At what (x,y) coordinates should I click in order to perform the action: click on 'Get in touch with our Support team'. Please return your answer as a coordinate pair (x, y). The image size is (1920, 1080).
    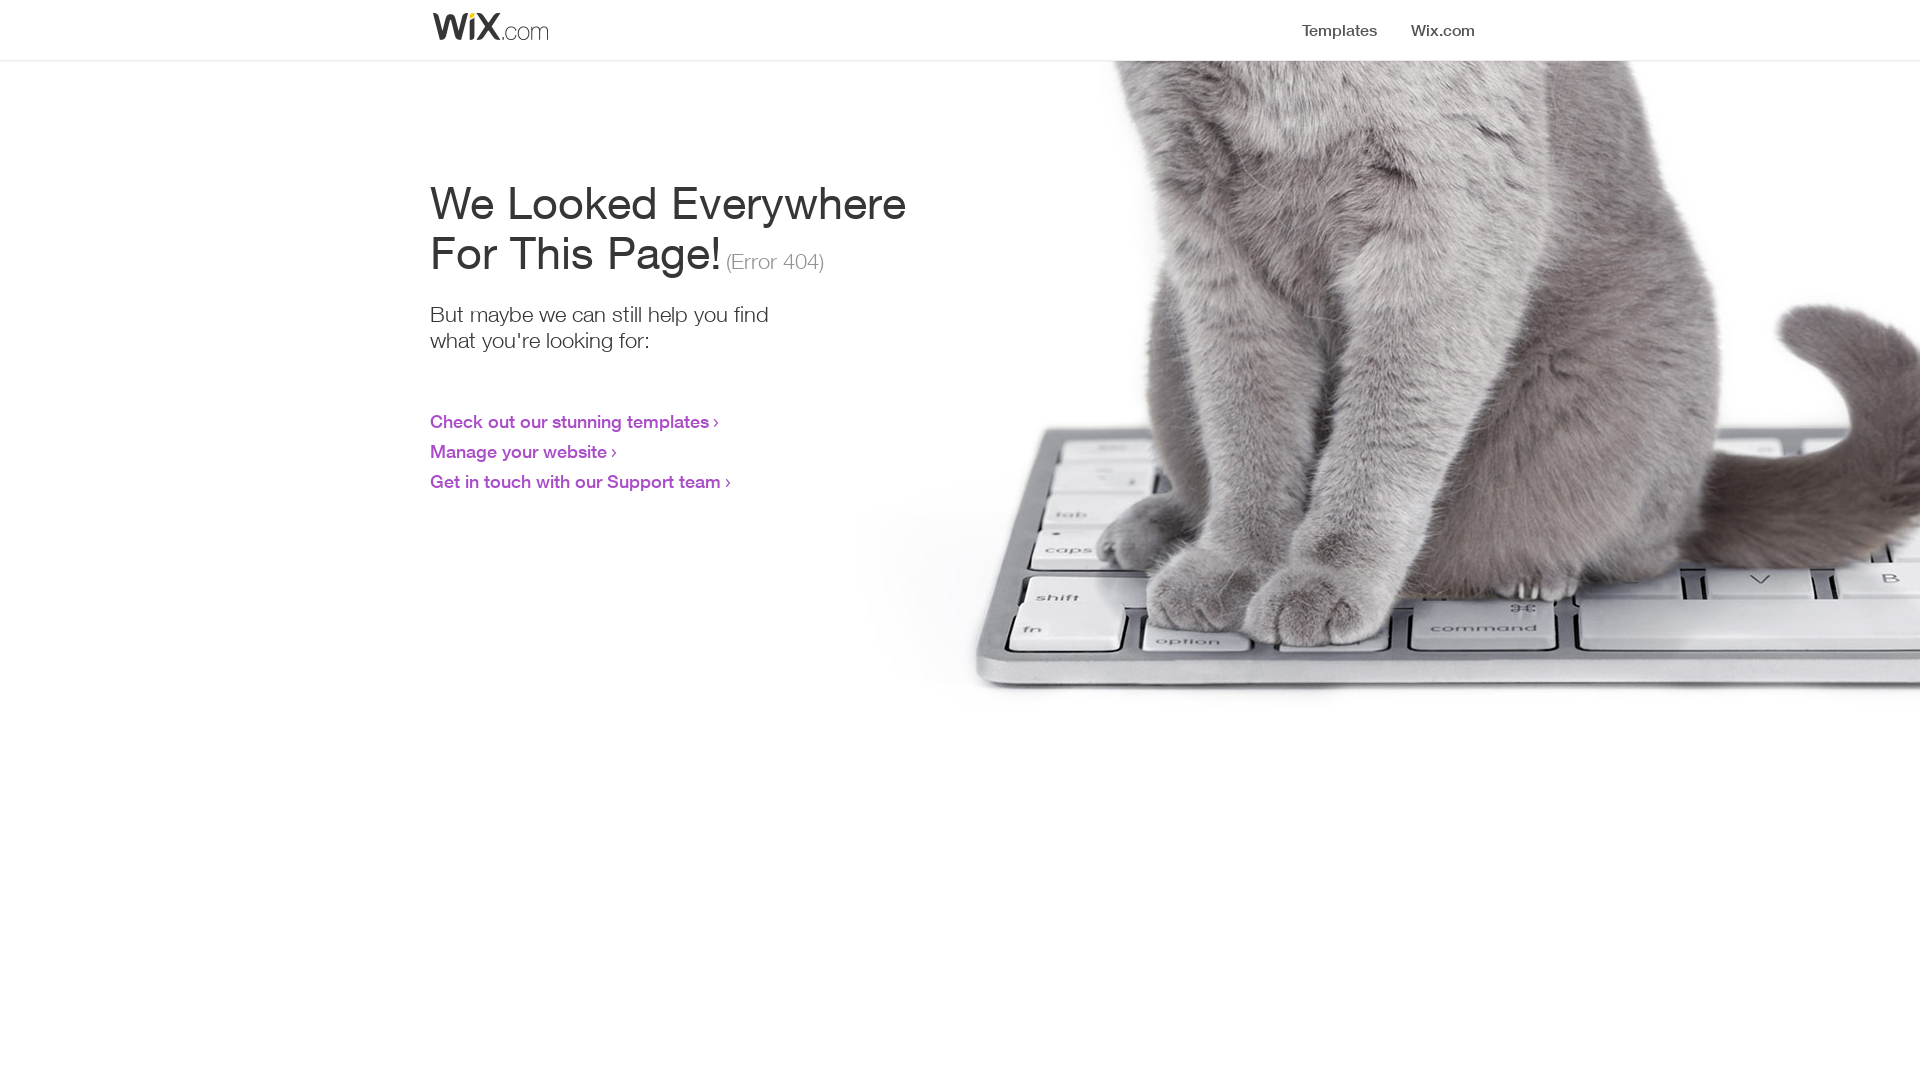
    Looking at the image, I should click on (574, 481).